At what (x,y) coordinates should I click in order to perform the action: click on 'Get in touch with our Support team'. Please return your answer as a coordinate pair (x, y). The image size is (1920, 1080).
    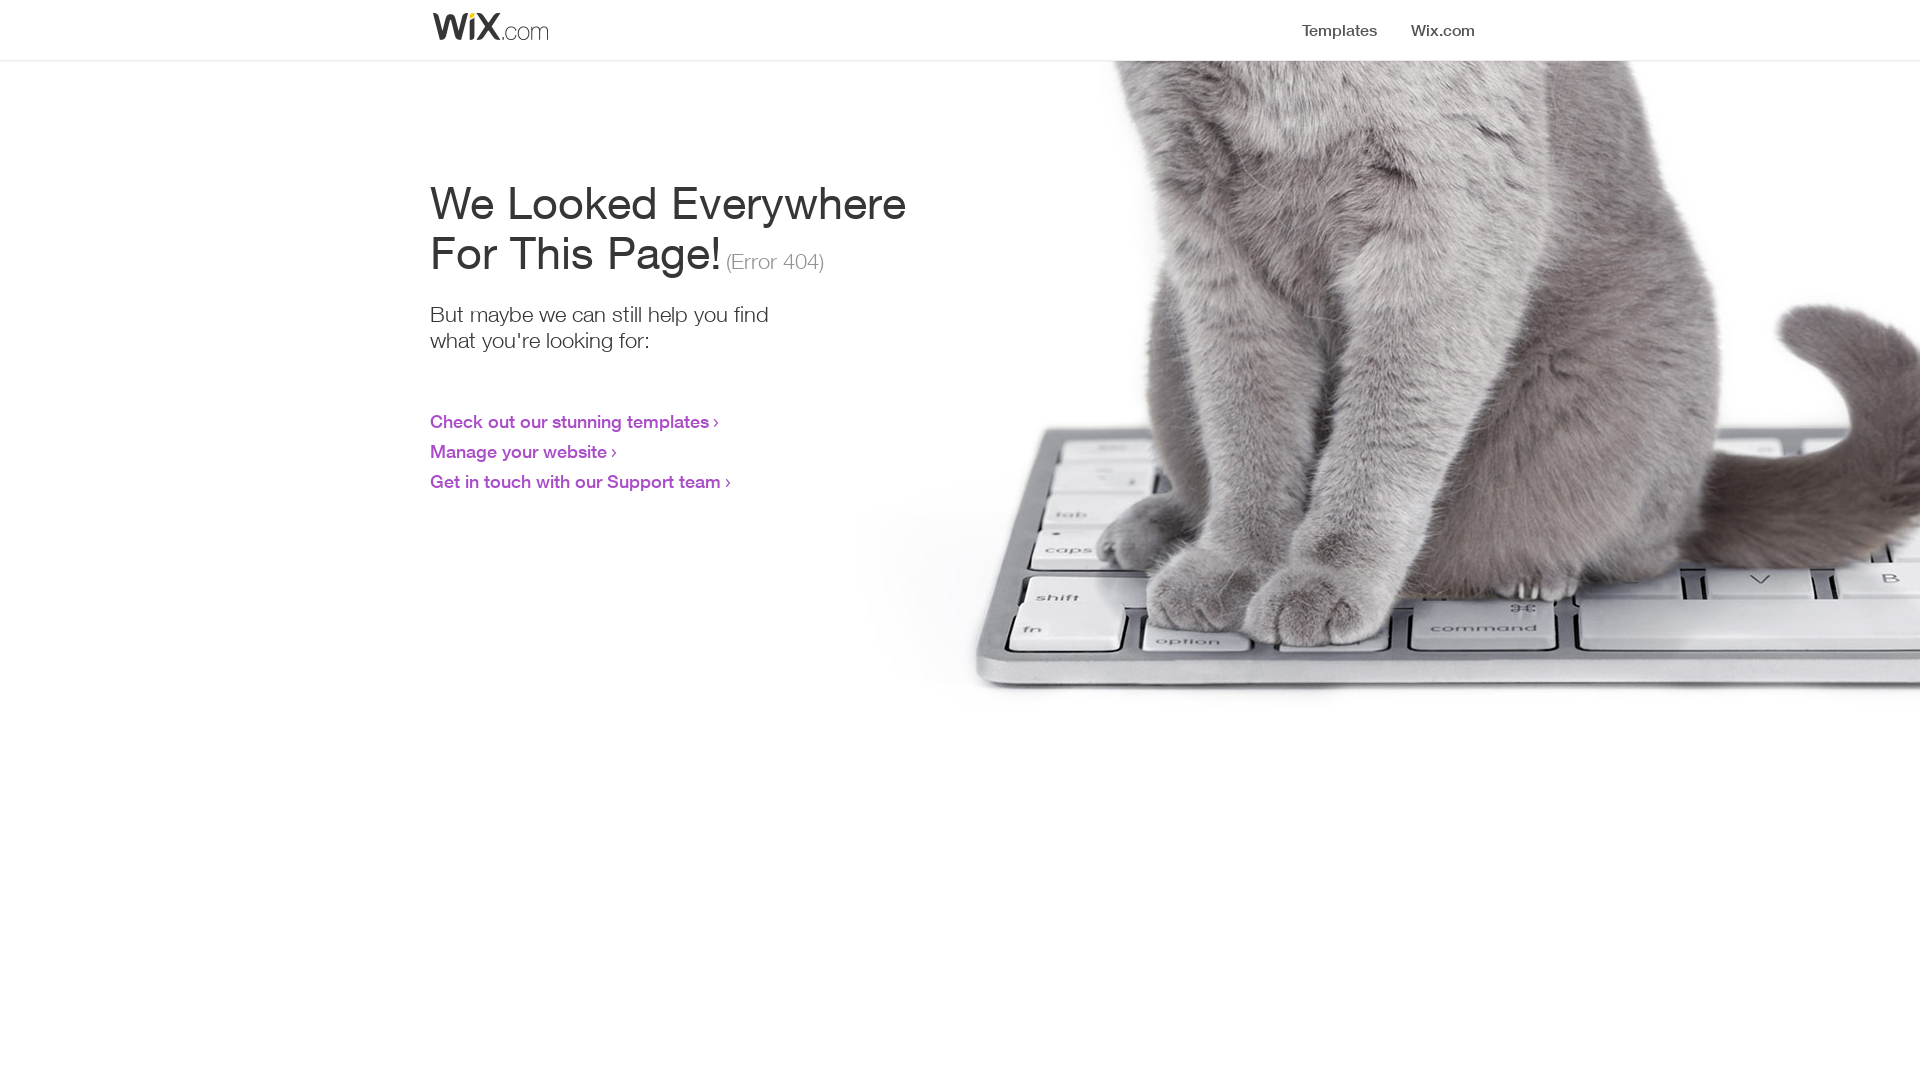
    Looking at the image, I should click on (574, 481).